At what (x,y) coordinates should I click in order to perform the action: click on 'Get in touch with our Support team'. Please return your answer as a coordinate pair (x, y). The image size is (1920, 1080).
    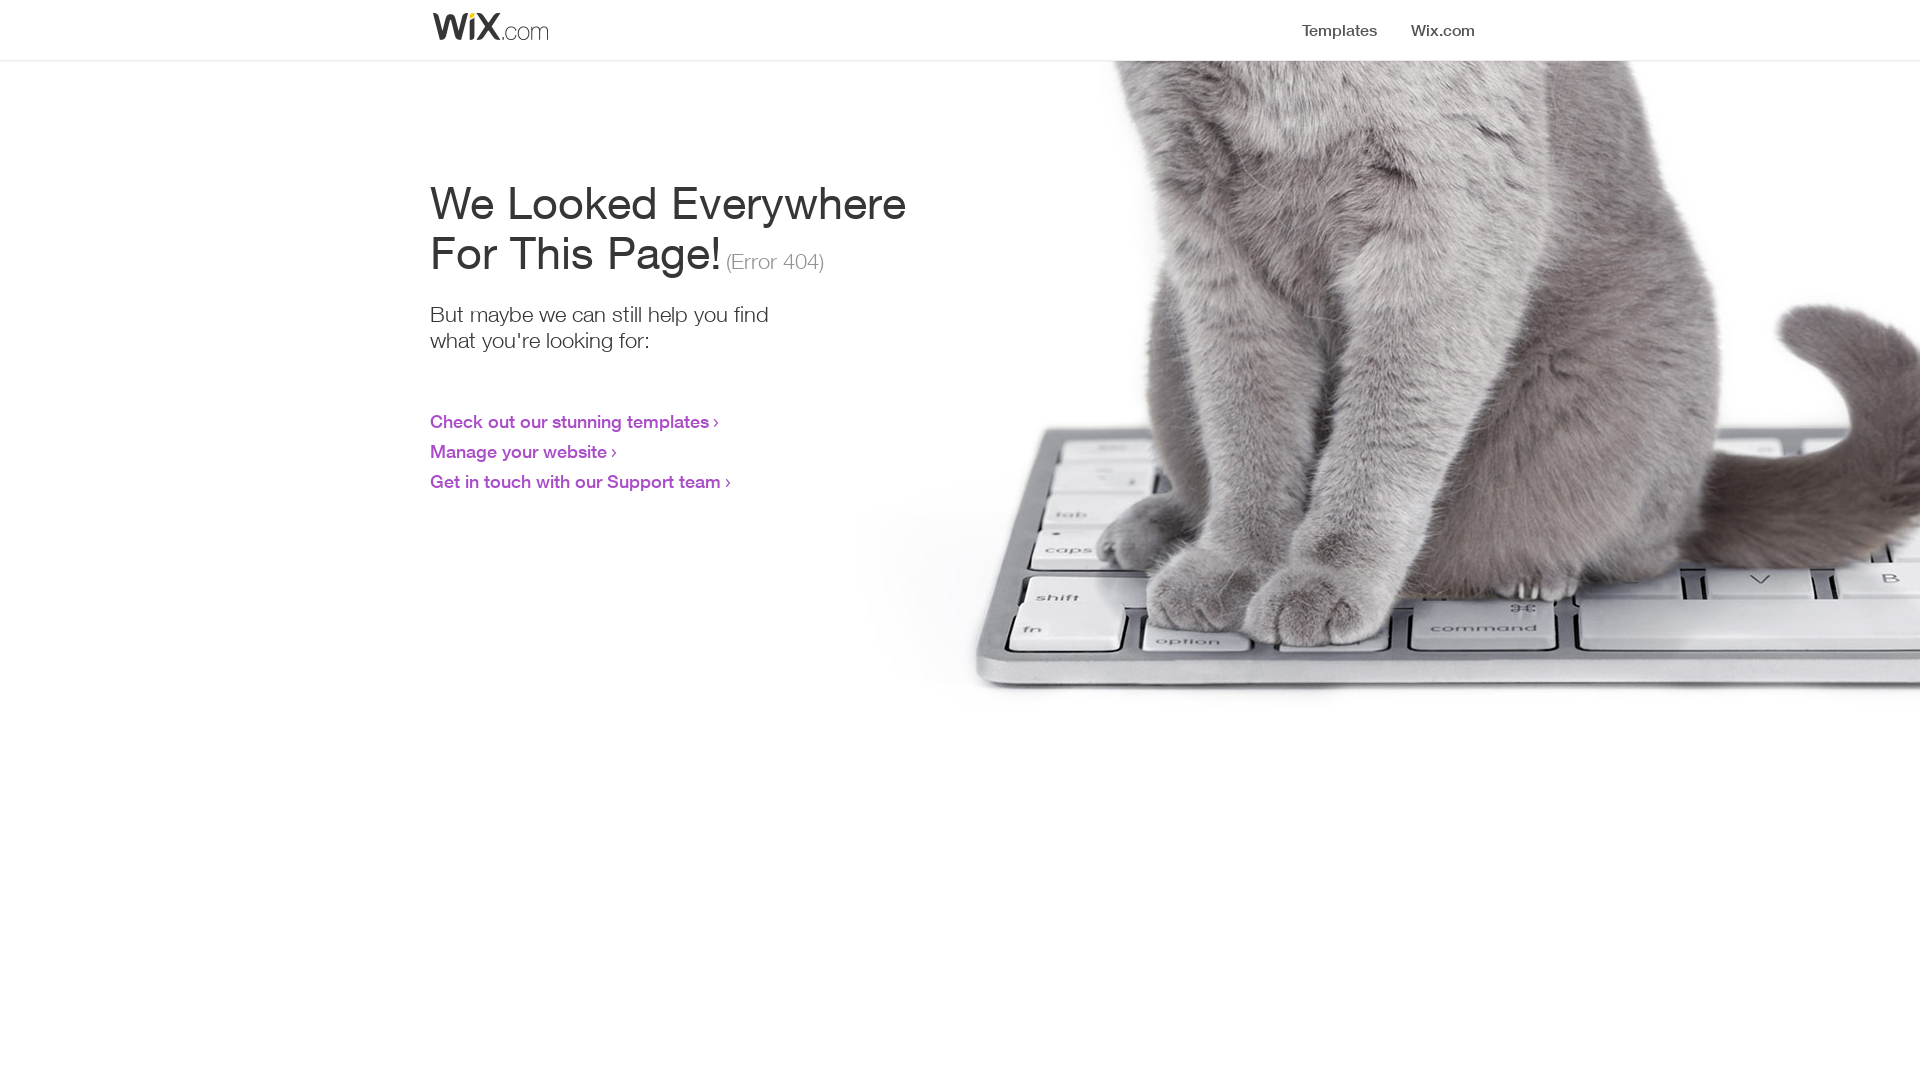
    Looking at the image, I should click on (574, 481).